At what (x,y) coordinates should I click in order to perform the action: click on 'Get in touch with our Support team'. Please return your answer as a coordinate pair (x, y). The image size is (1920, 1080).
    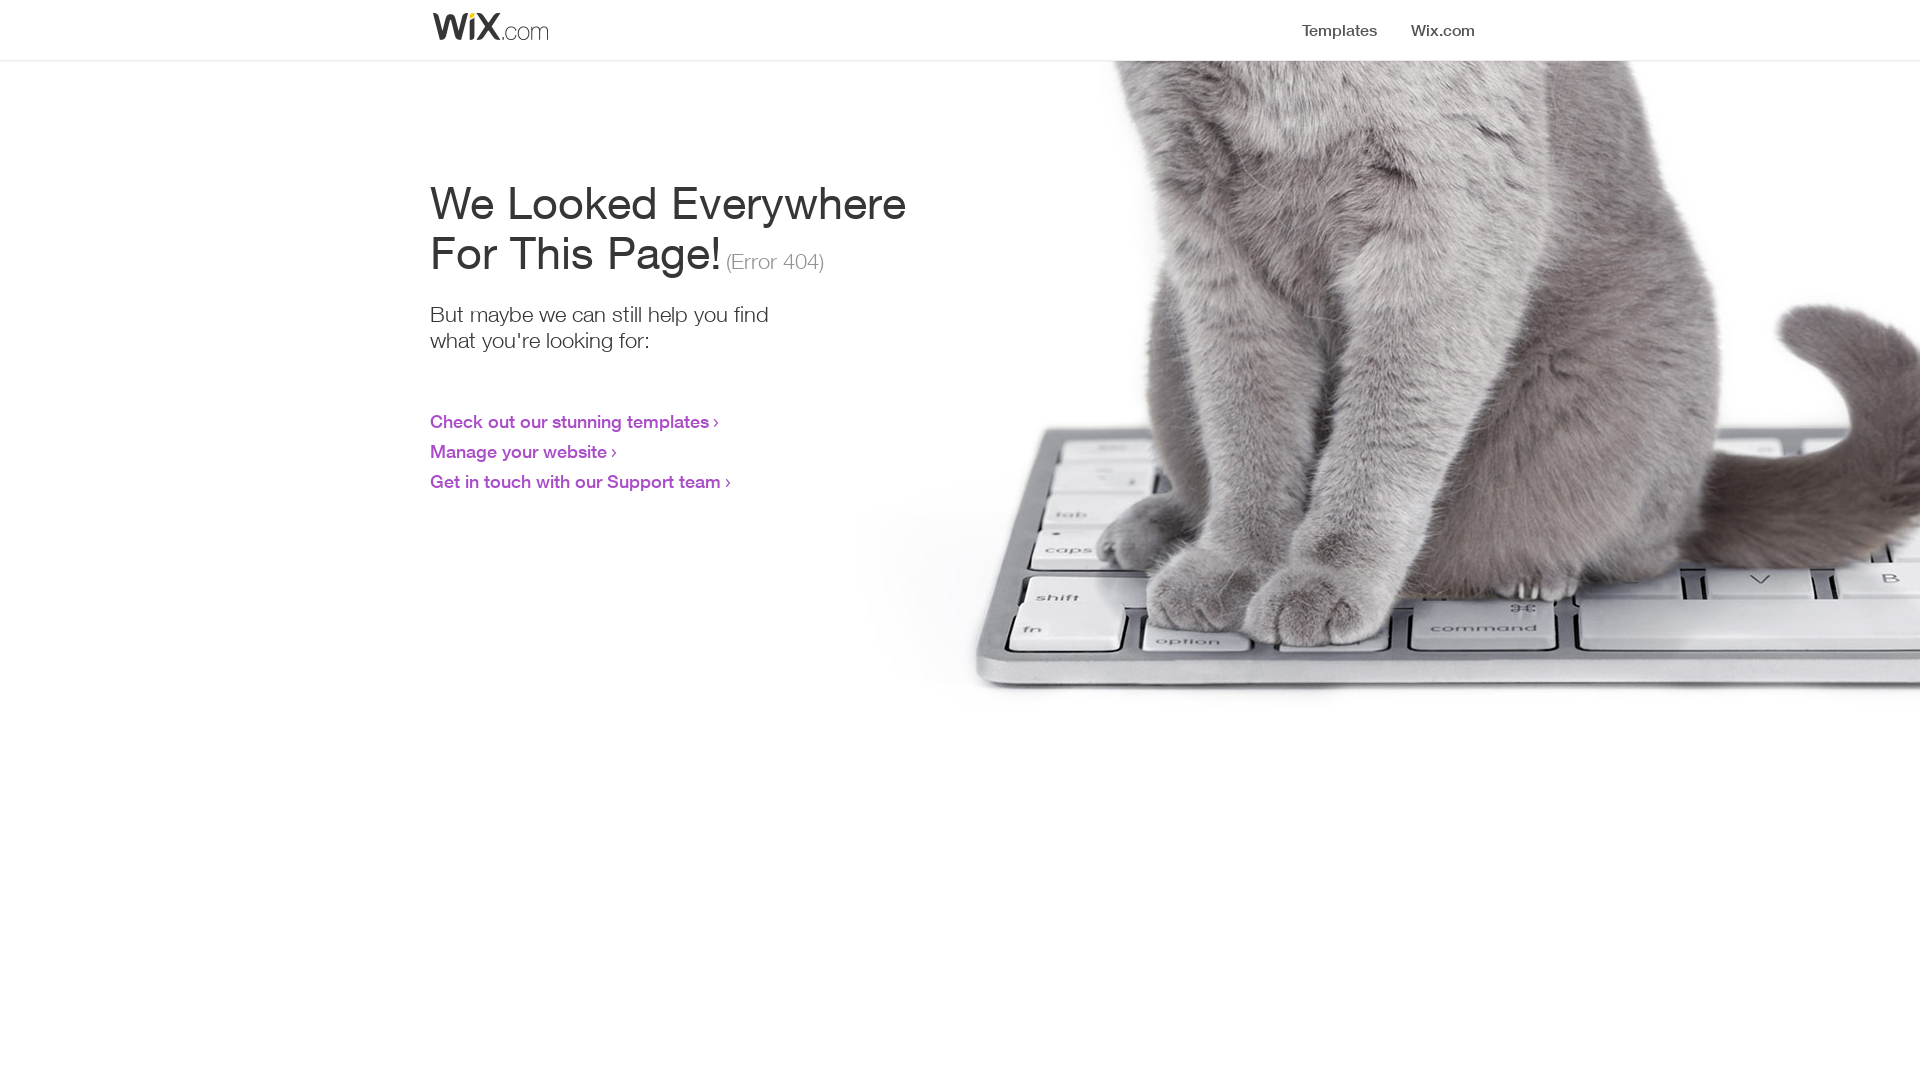
    Looking at the image, I should click on (574, 481).